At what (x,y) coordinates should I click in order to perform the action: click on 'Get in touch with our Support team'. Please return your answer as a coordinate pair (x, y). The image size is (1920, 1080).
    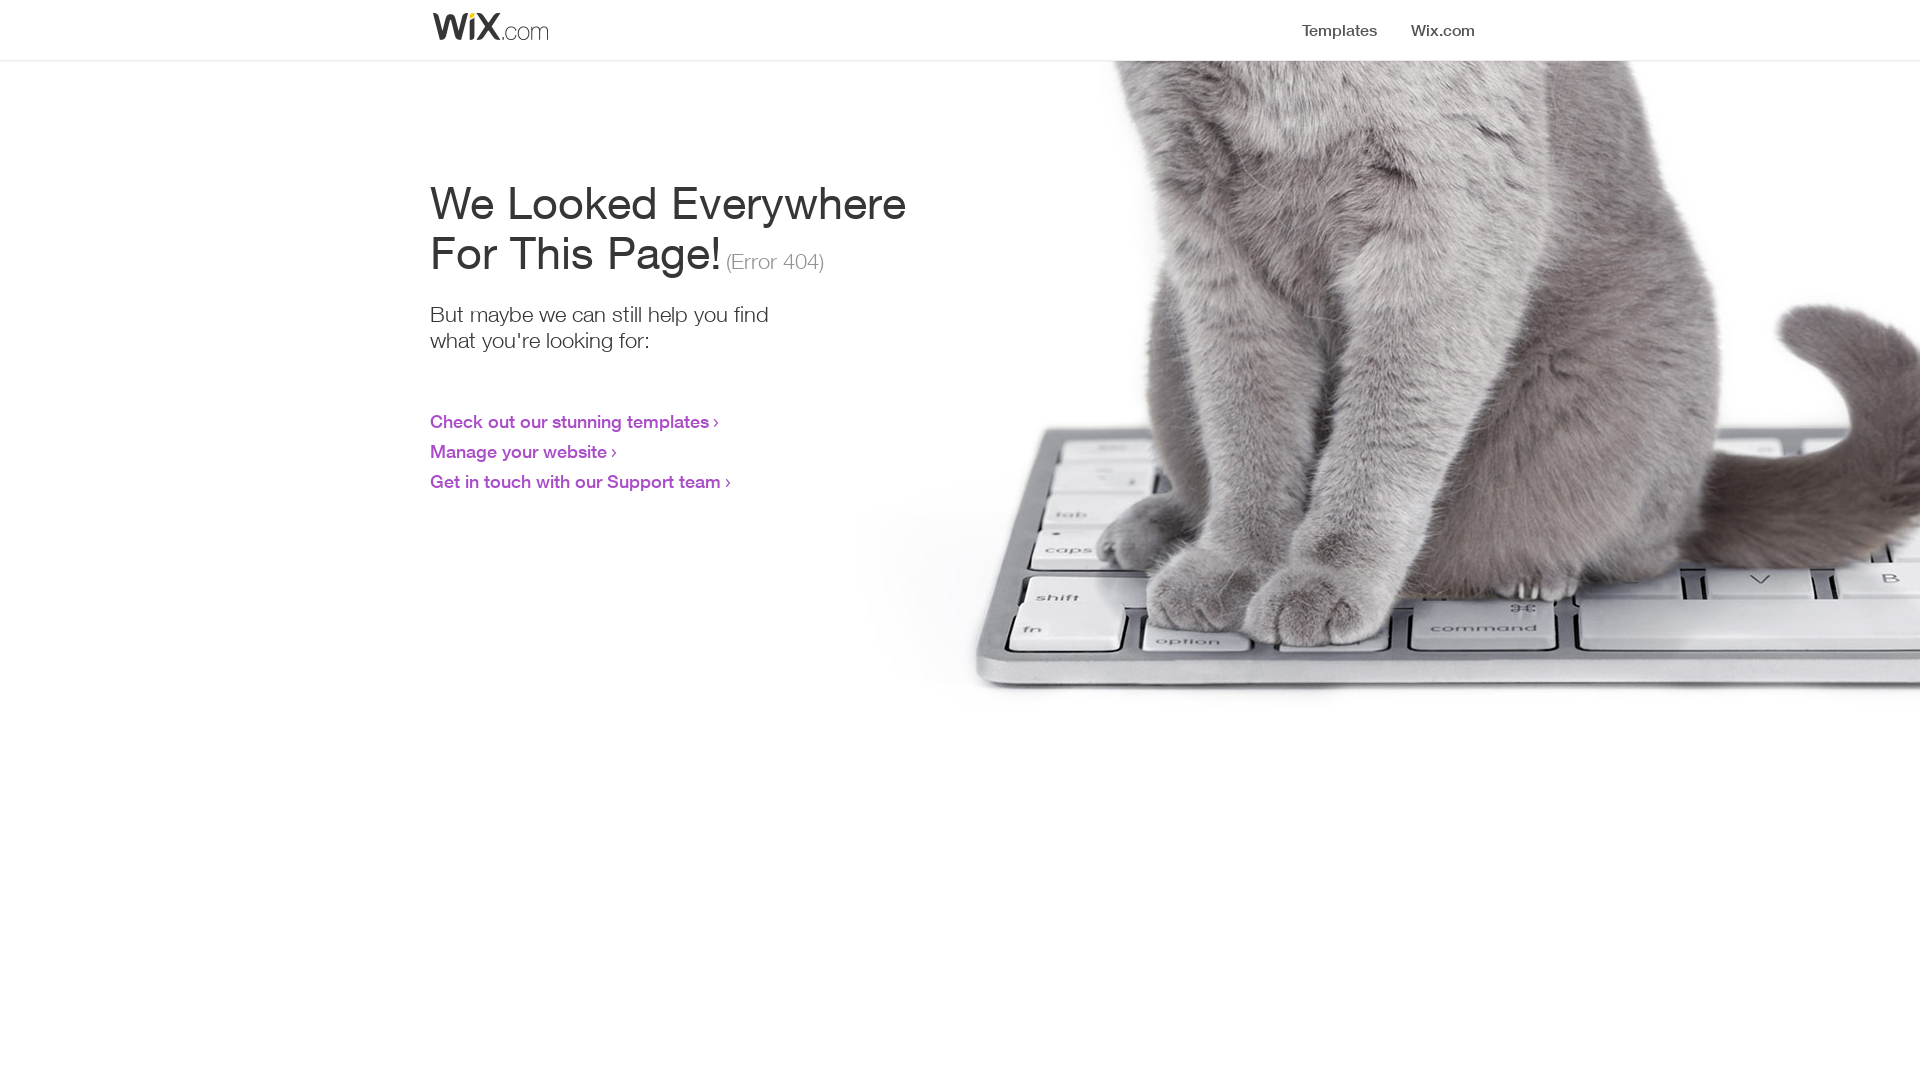
    Looking at the image, I should click on (574, 481).